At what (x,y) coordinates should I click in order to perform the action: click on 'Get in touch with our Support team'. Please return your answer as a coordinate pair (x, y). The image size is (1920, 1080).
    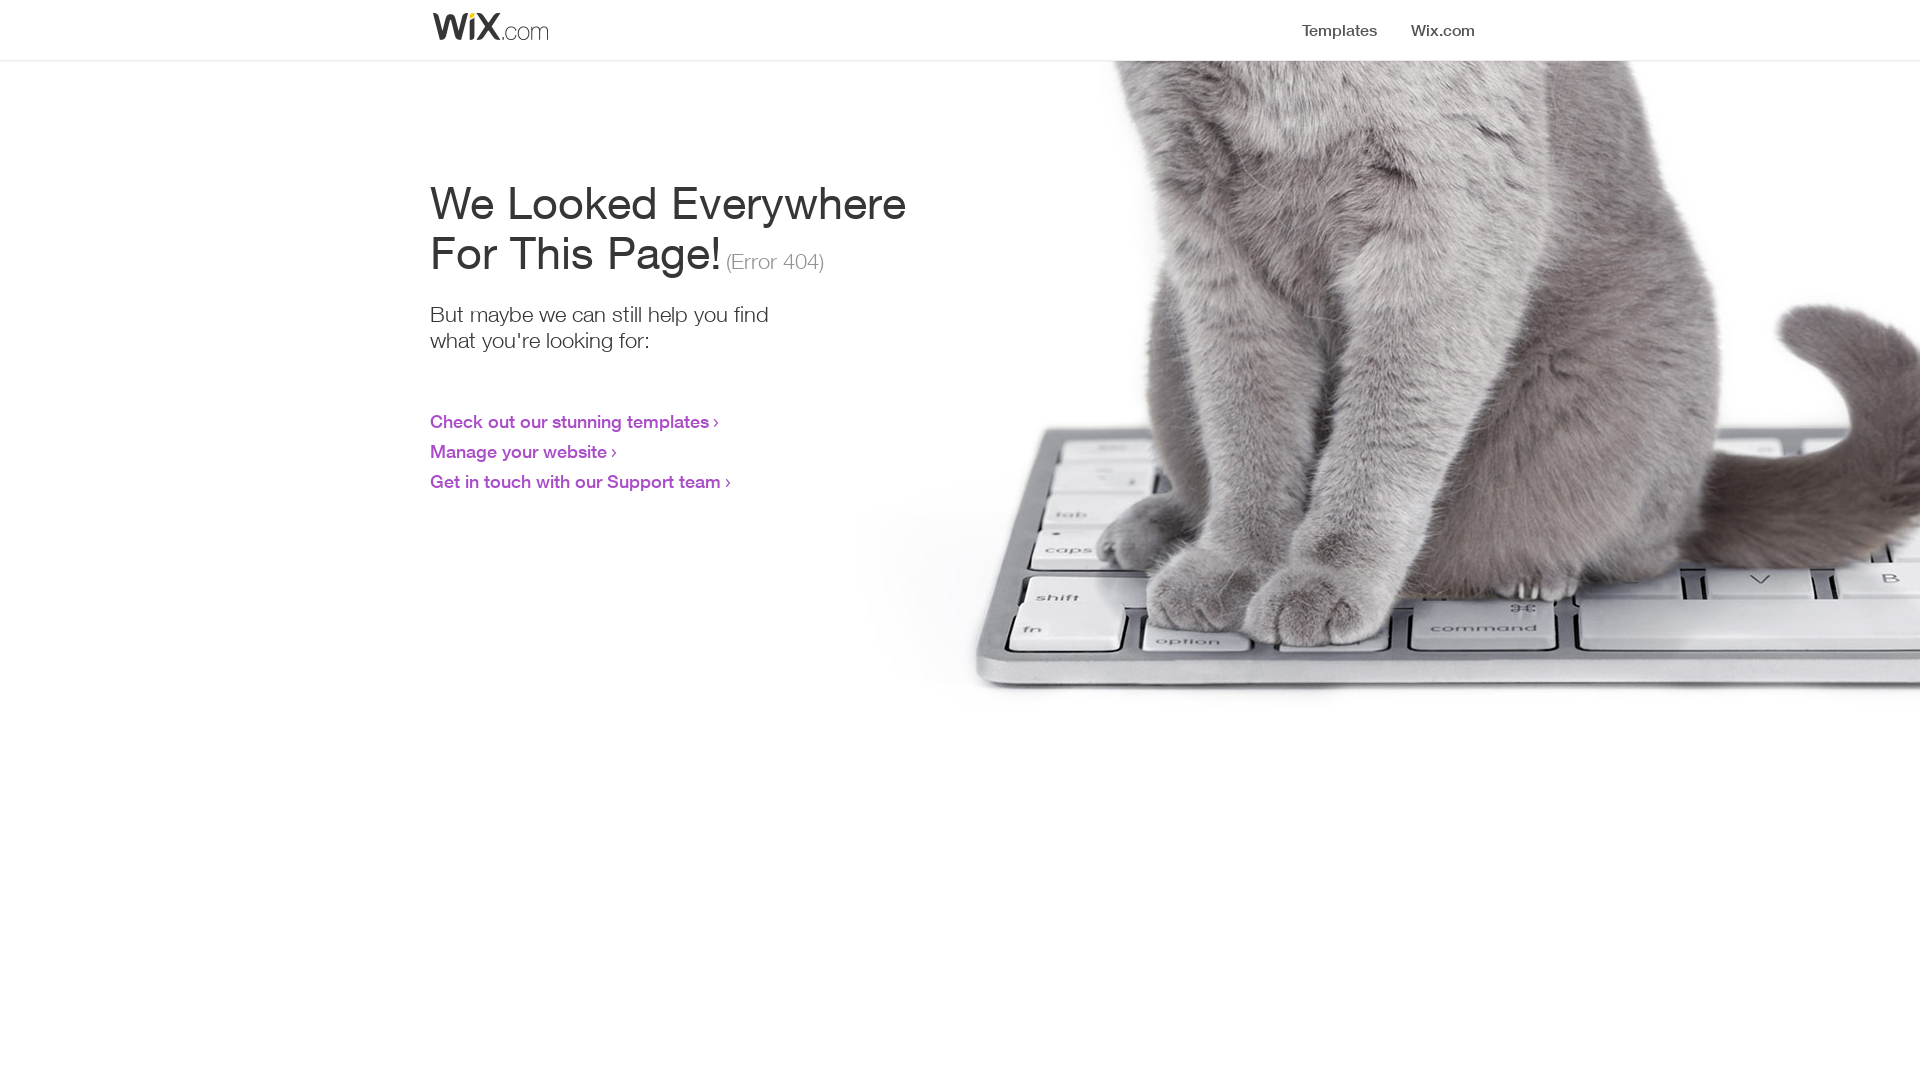
    Looking at the image, I should click on (574, 481).